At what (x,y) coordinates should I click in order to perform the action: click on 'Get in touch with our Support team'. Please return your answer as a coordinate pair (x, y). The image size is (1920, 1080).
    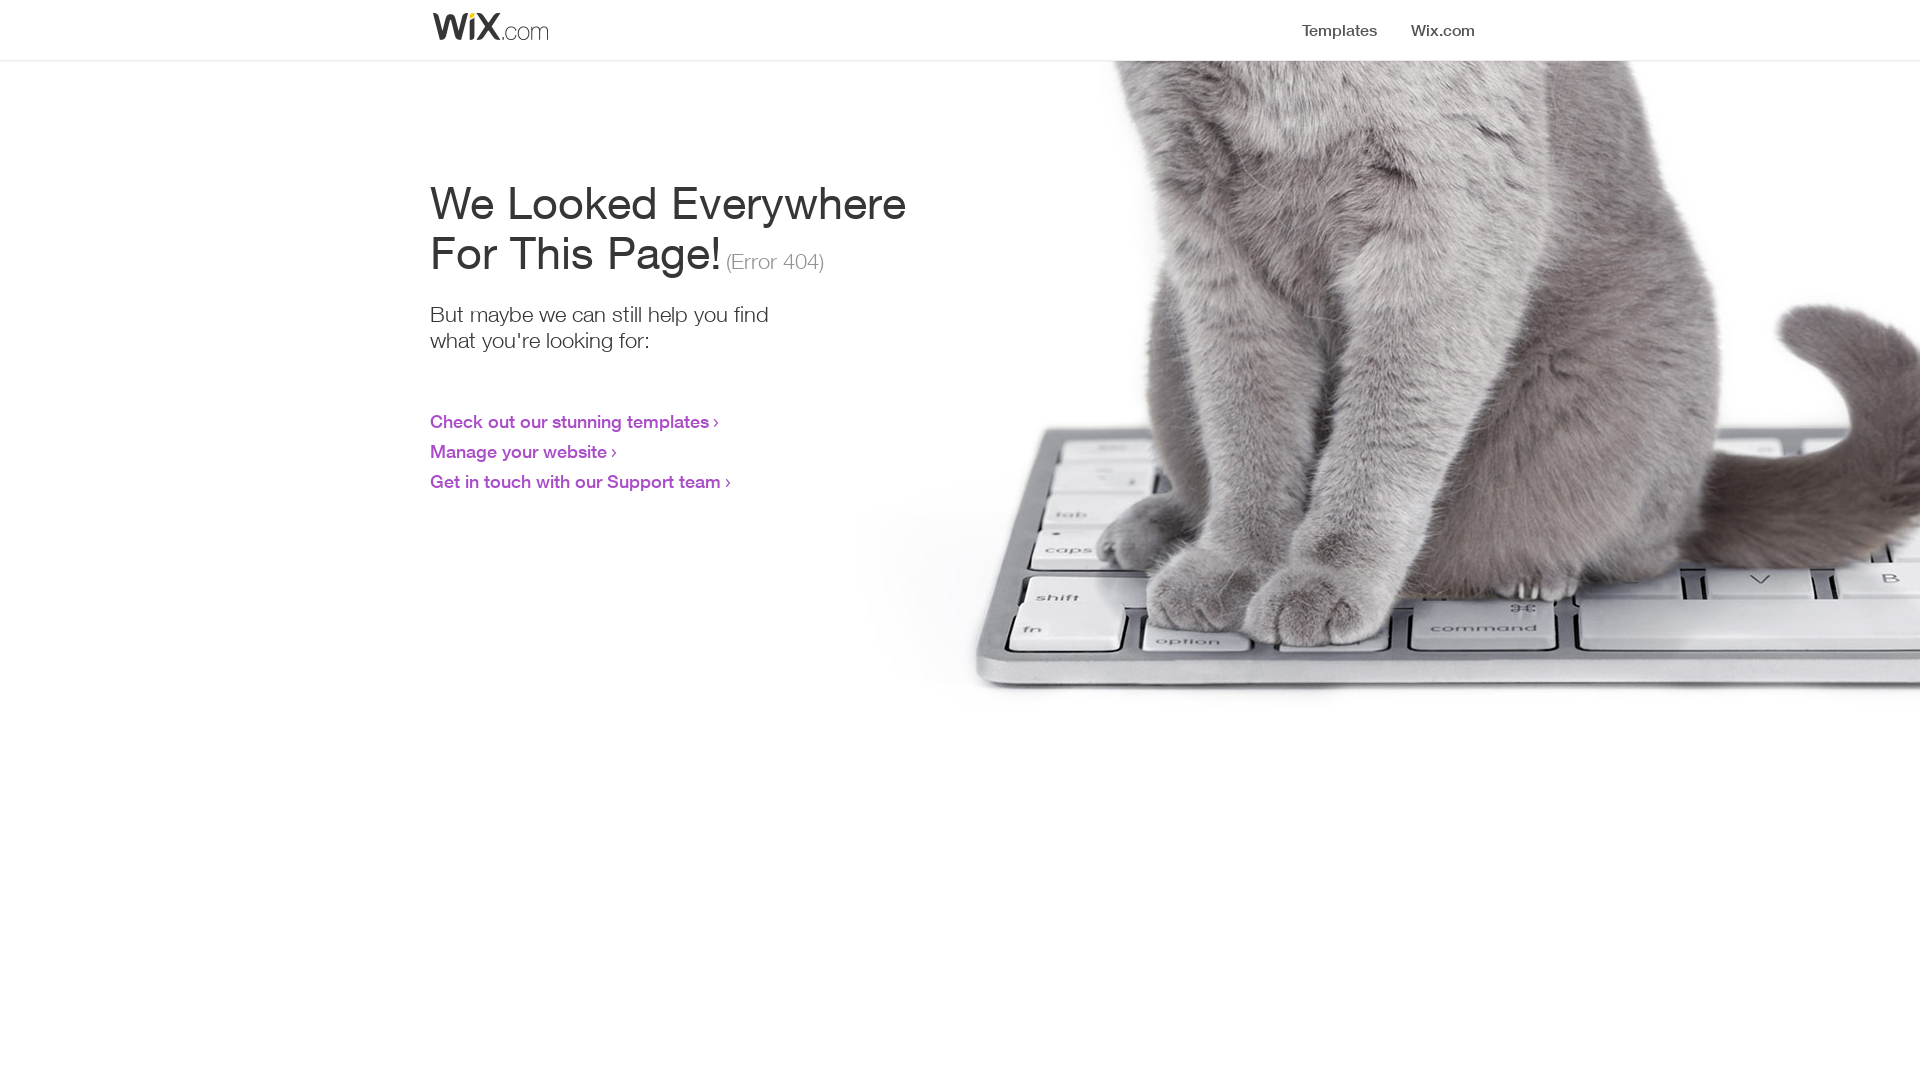
    Looking at the image, I should click on (574, 481).